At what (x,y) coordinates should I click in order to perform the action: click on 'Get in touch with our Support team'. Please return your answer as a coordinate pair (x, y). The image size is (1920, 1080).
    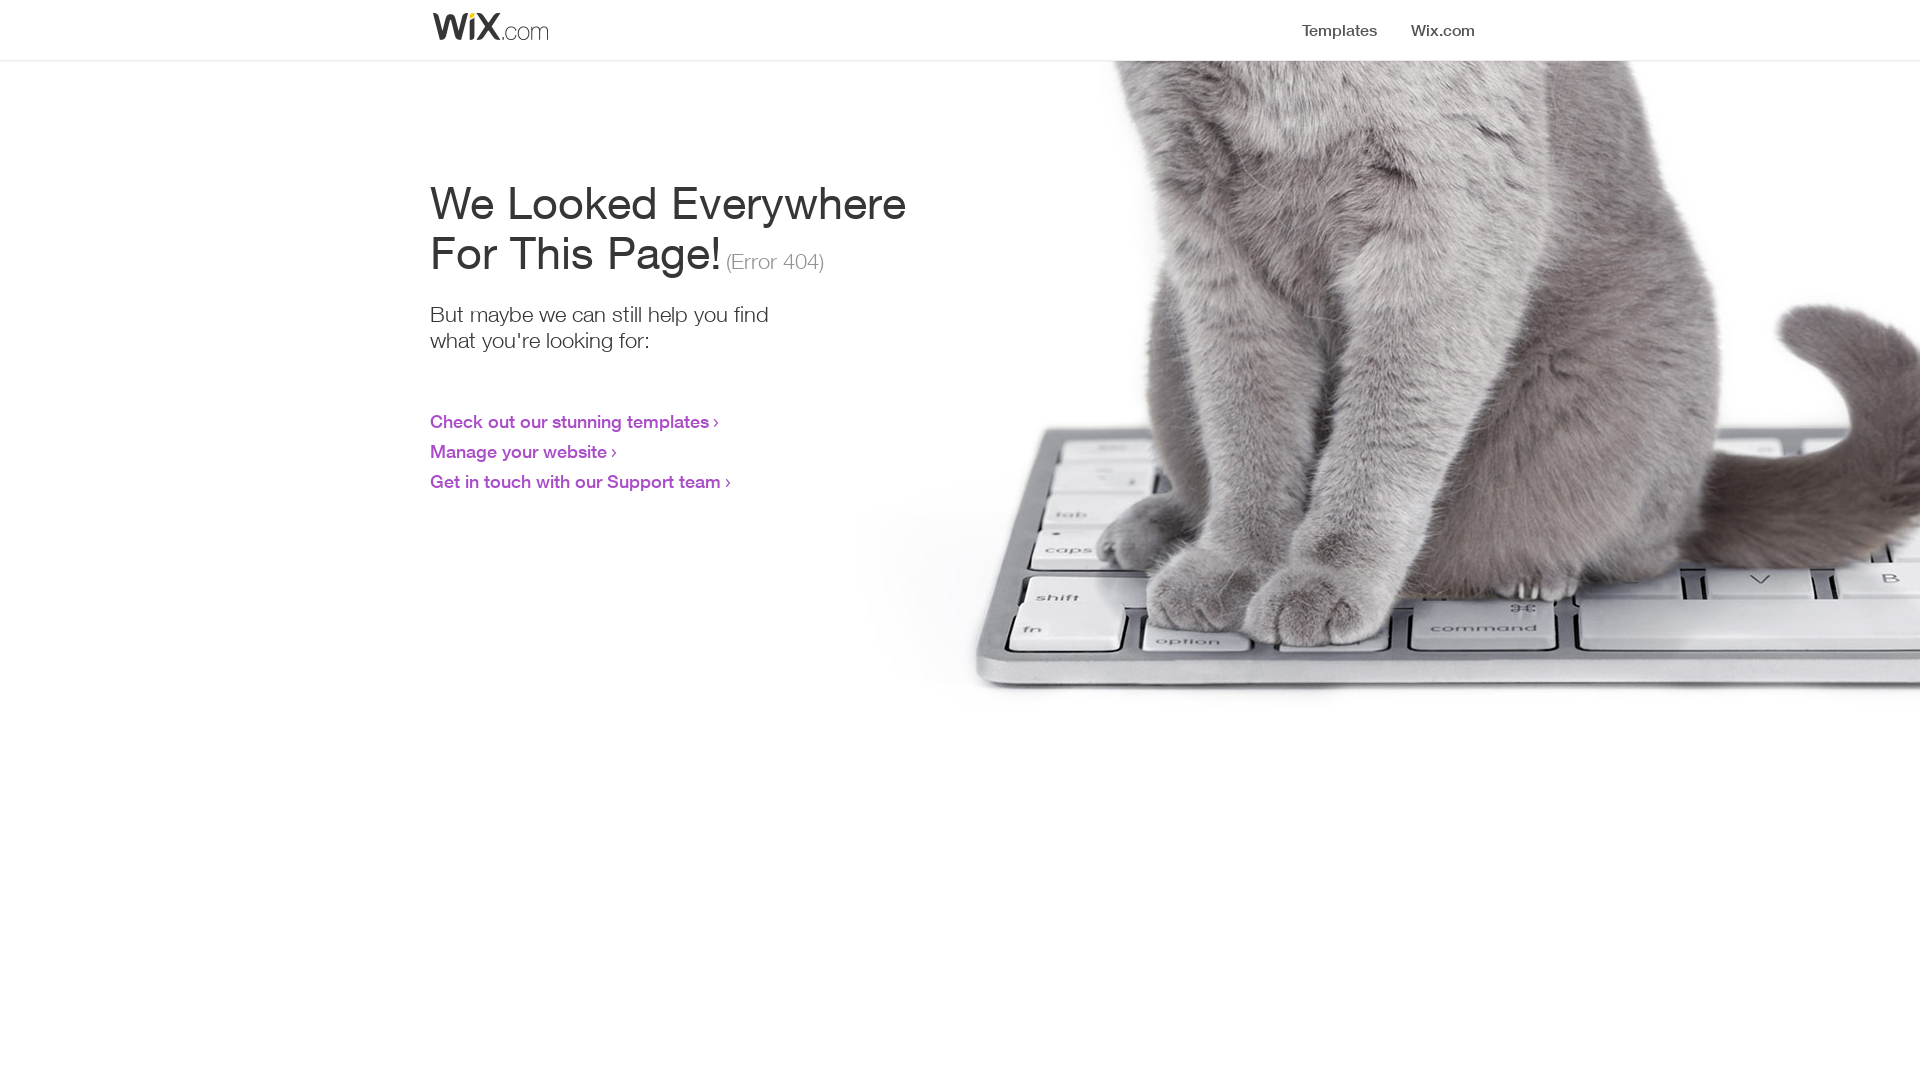
    Looking at the image, I should click on (574, 481).